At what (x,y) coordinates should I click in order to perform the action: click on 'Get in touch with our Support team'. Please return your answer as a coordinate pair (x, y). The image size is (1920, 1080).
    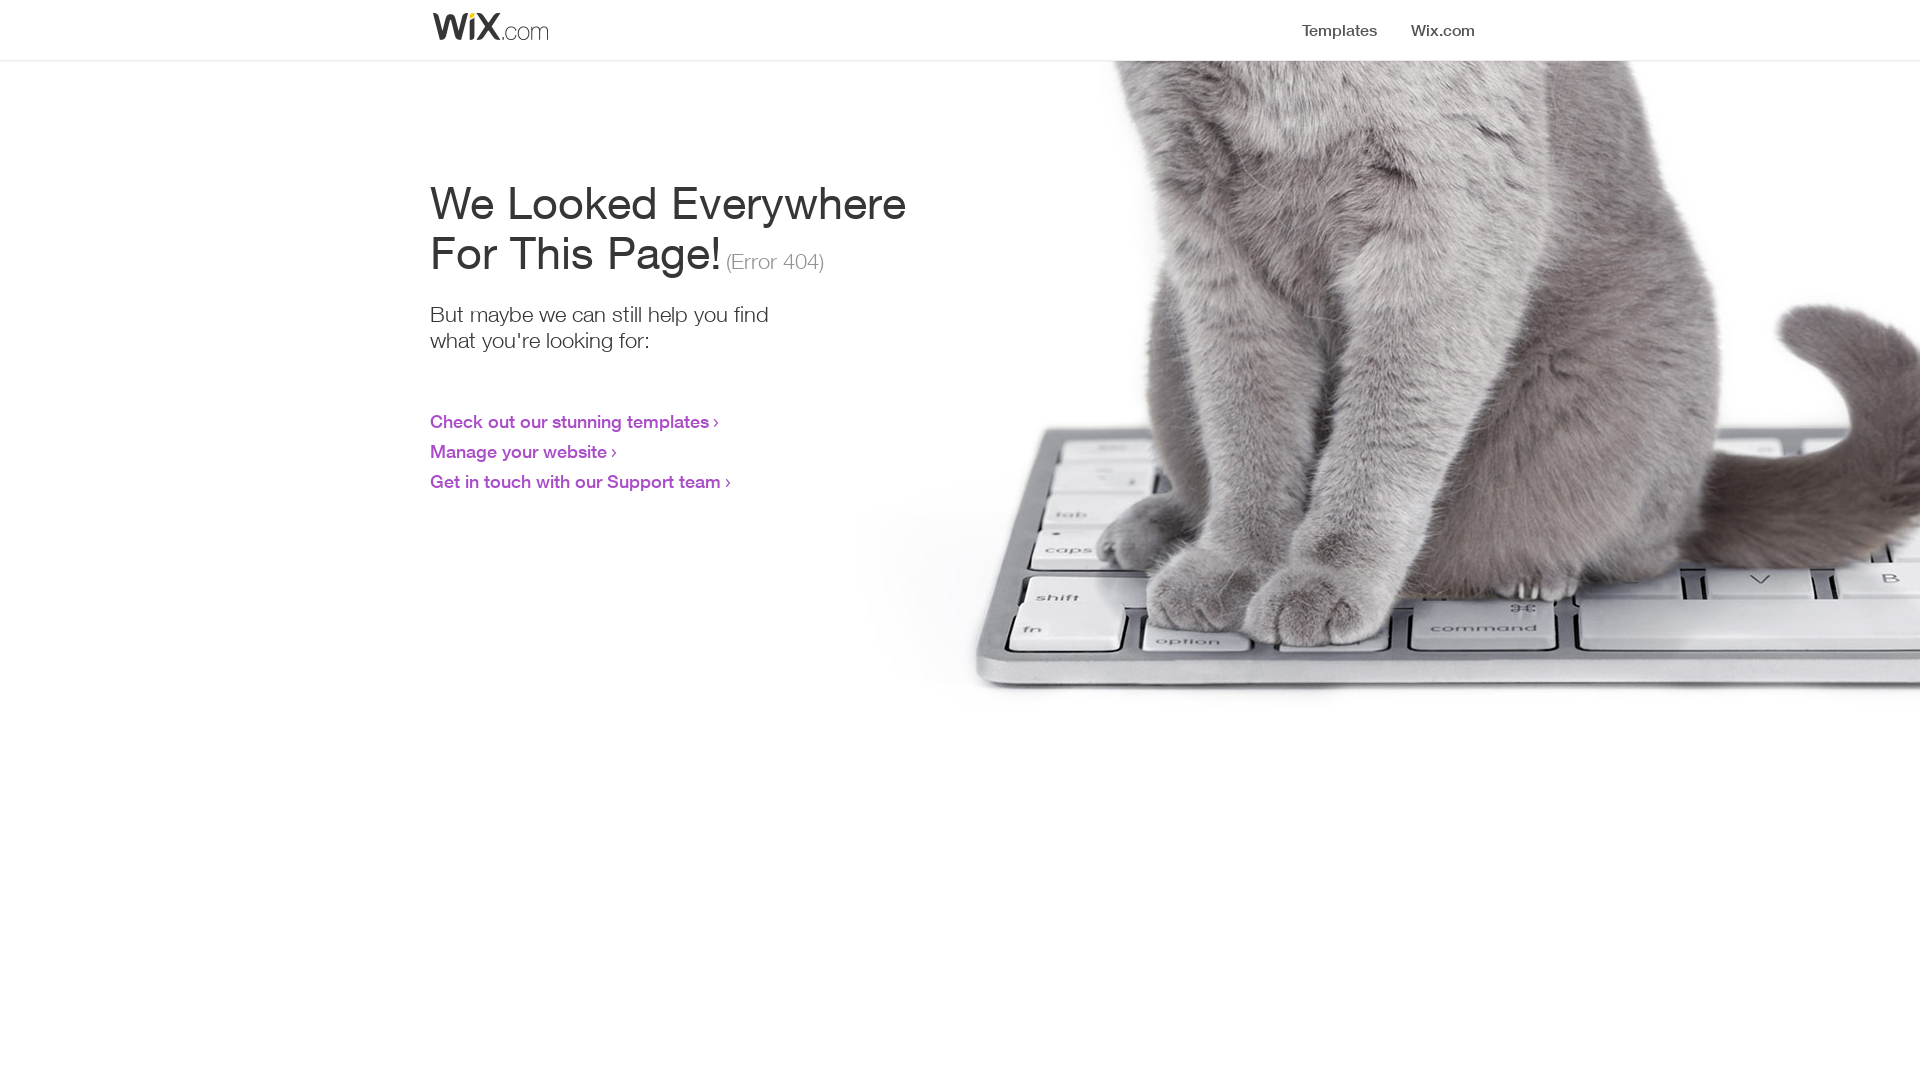
    Looking at the image, I should click on (574, 481).